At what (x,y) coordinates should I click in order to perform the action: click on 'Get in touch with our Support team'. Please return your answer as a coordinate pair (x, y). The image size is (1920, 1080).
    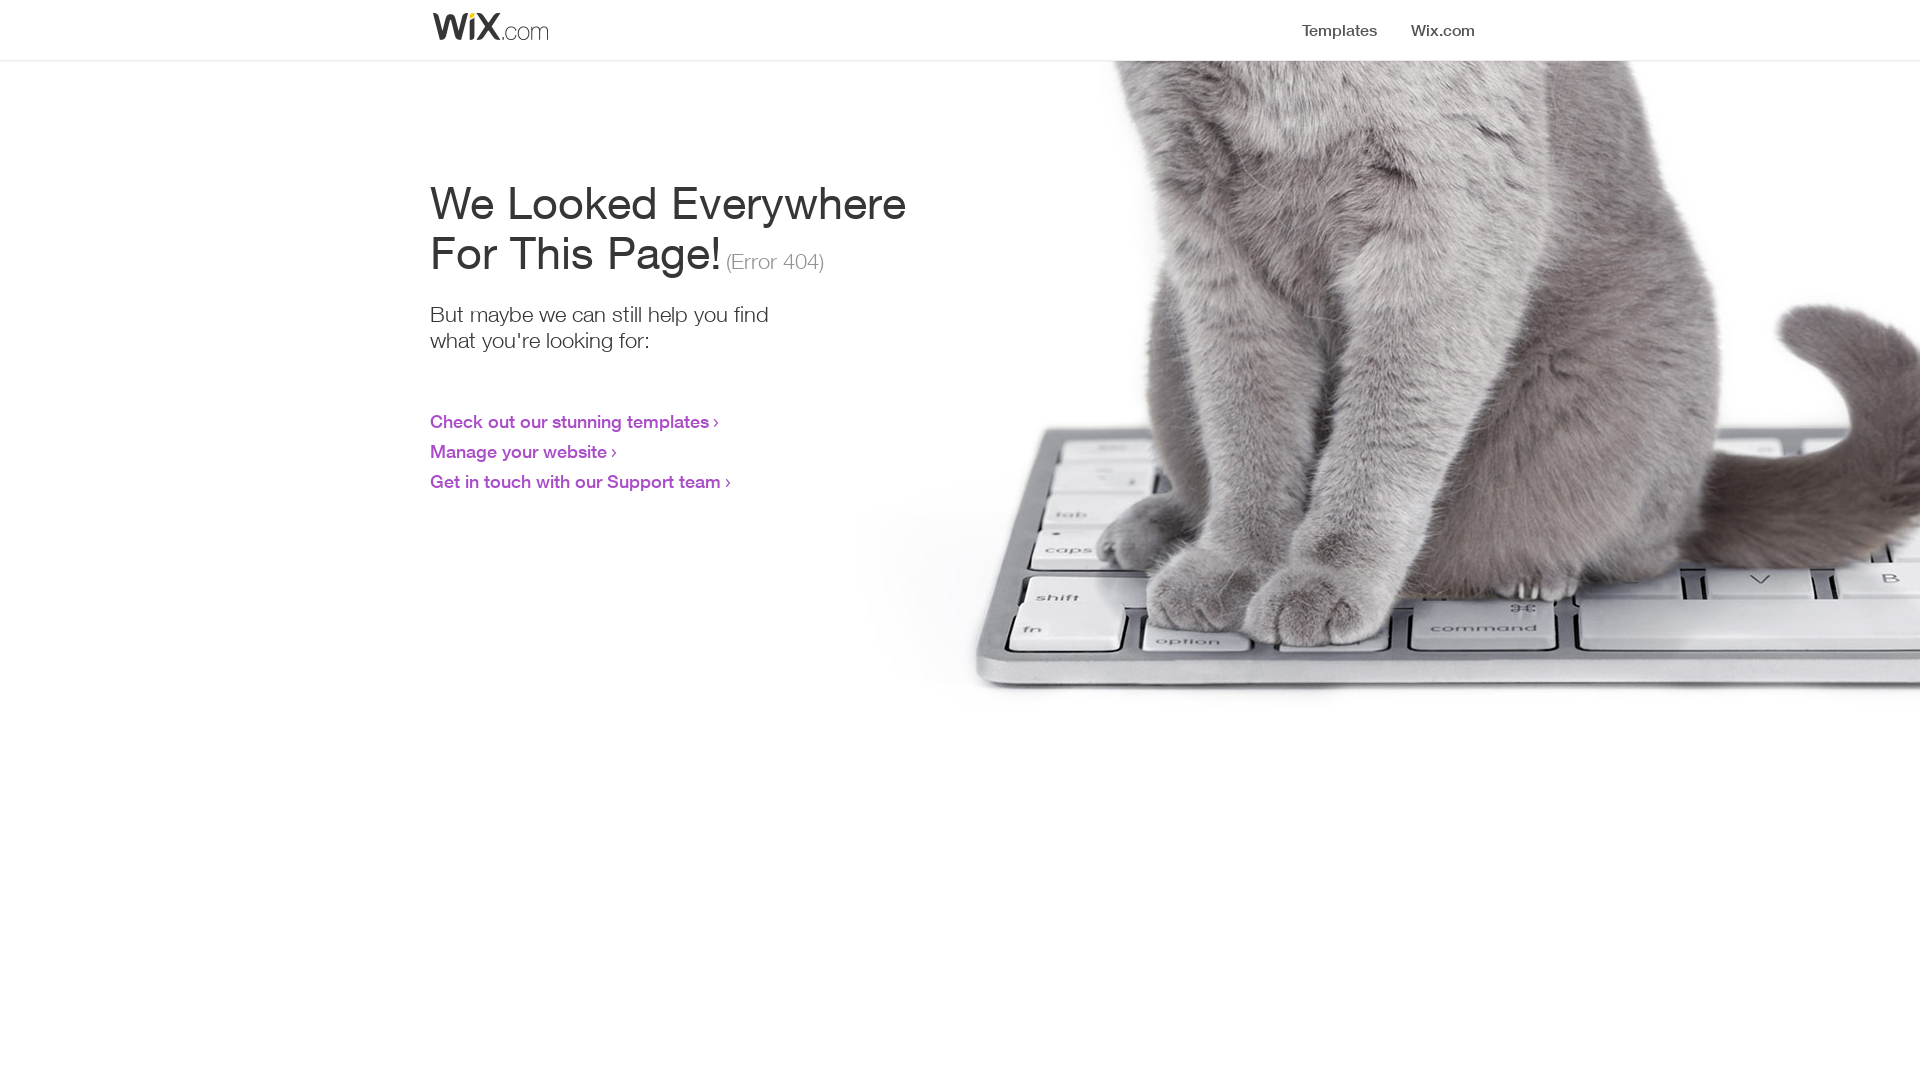
    Looking at the image, I should click on (574, 481).